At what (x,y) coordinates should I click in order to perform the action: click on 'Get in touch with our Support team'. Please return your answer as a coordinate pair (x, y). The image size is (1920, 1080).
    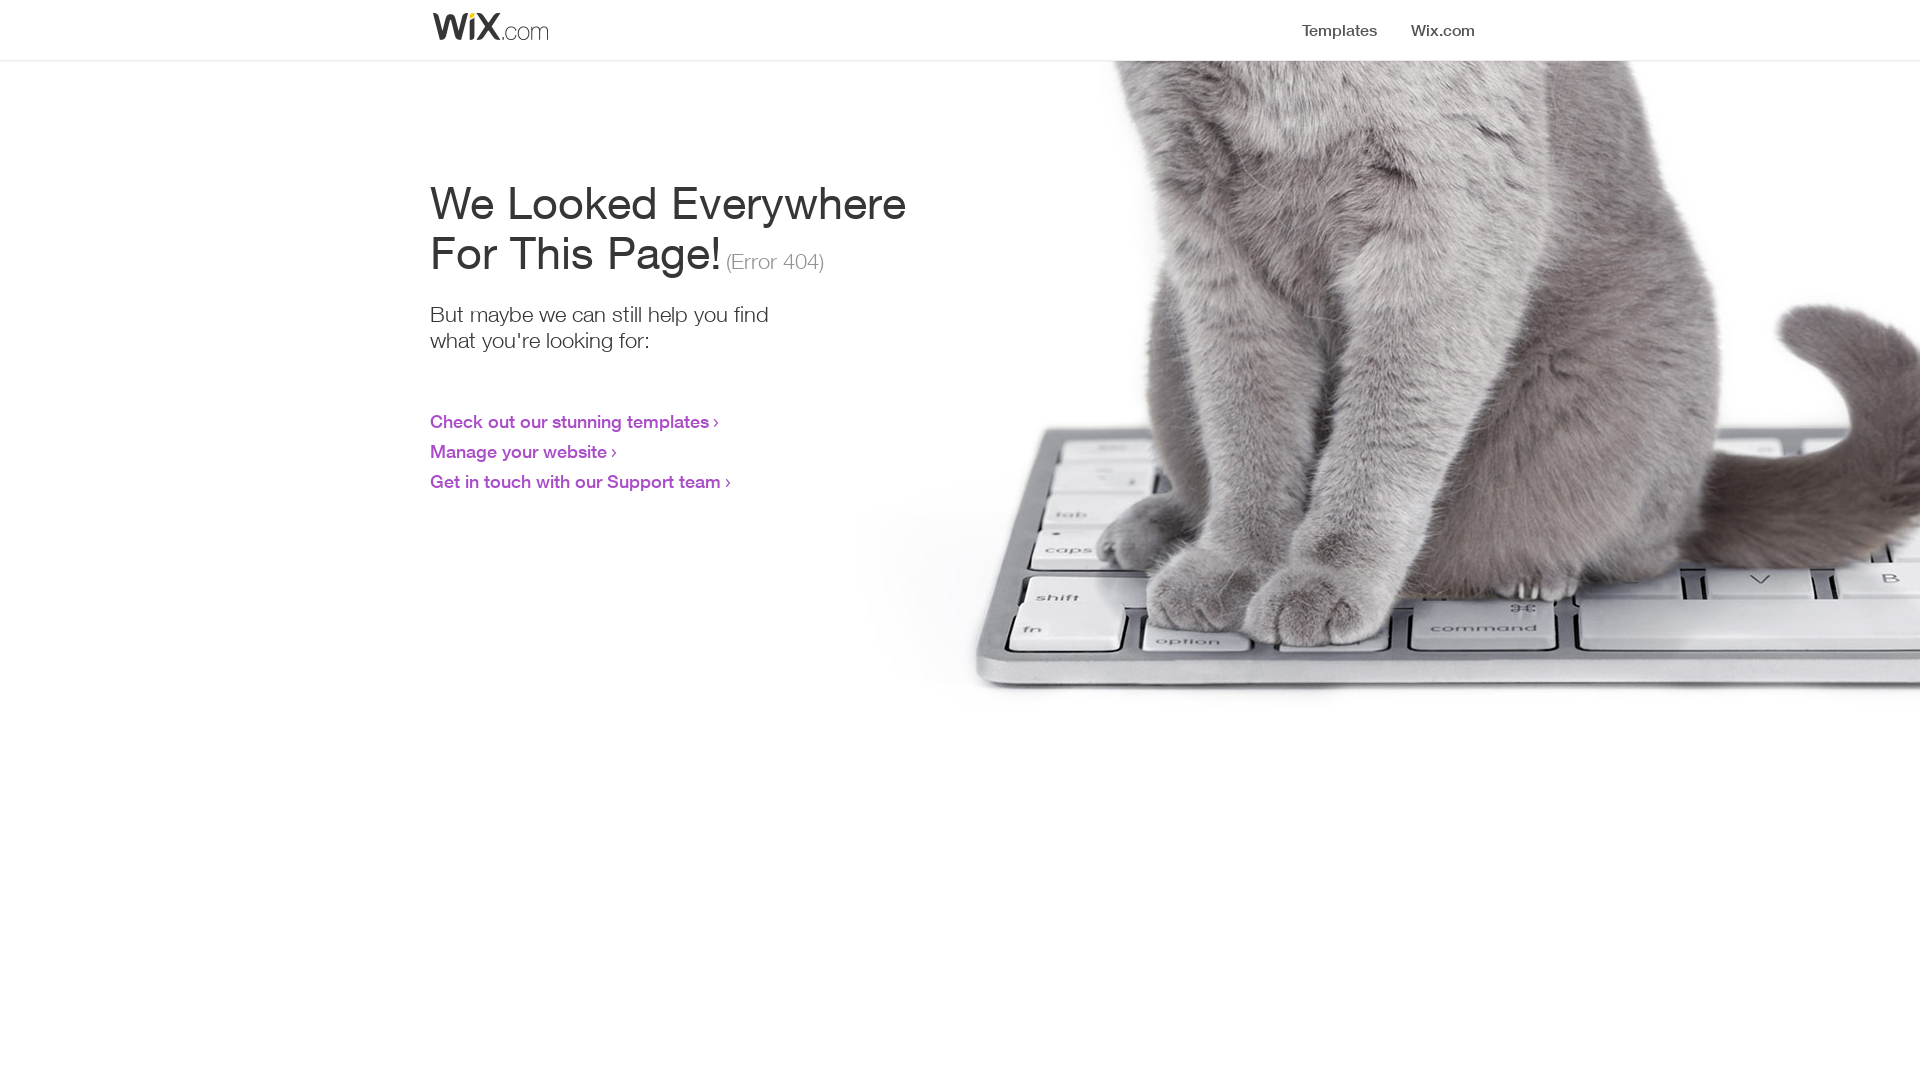
    Looking at the image, I should click on (574, 481).